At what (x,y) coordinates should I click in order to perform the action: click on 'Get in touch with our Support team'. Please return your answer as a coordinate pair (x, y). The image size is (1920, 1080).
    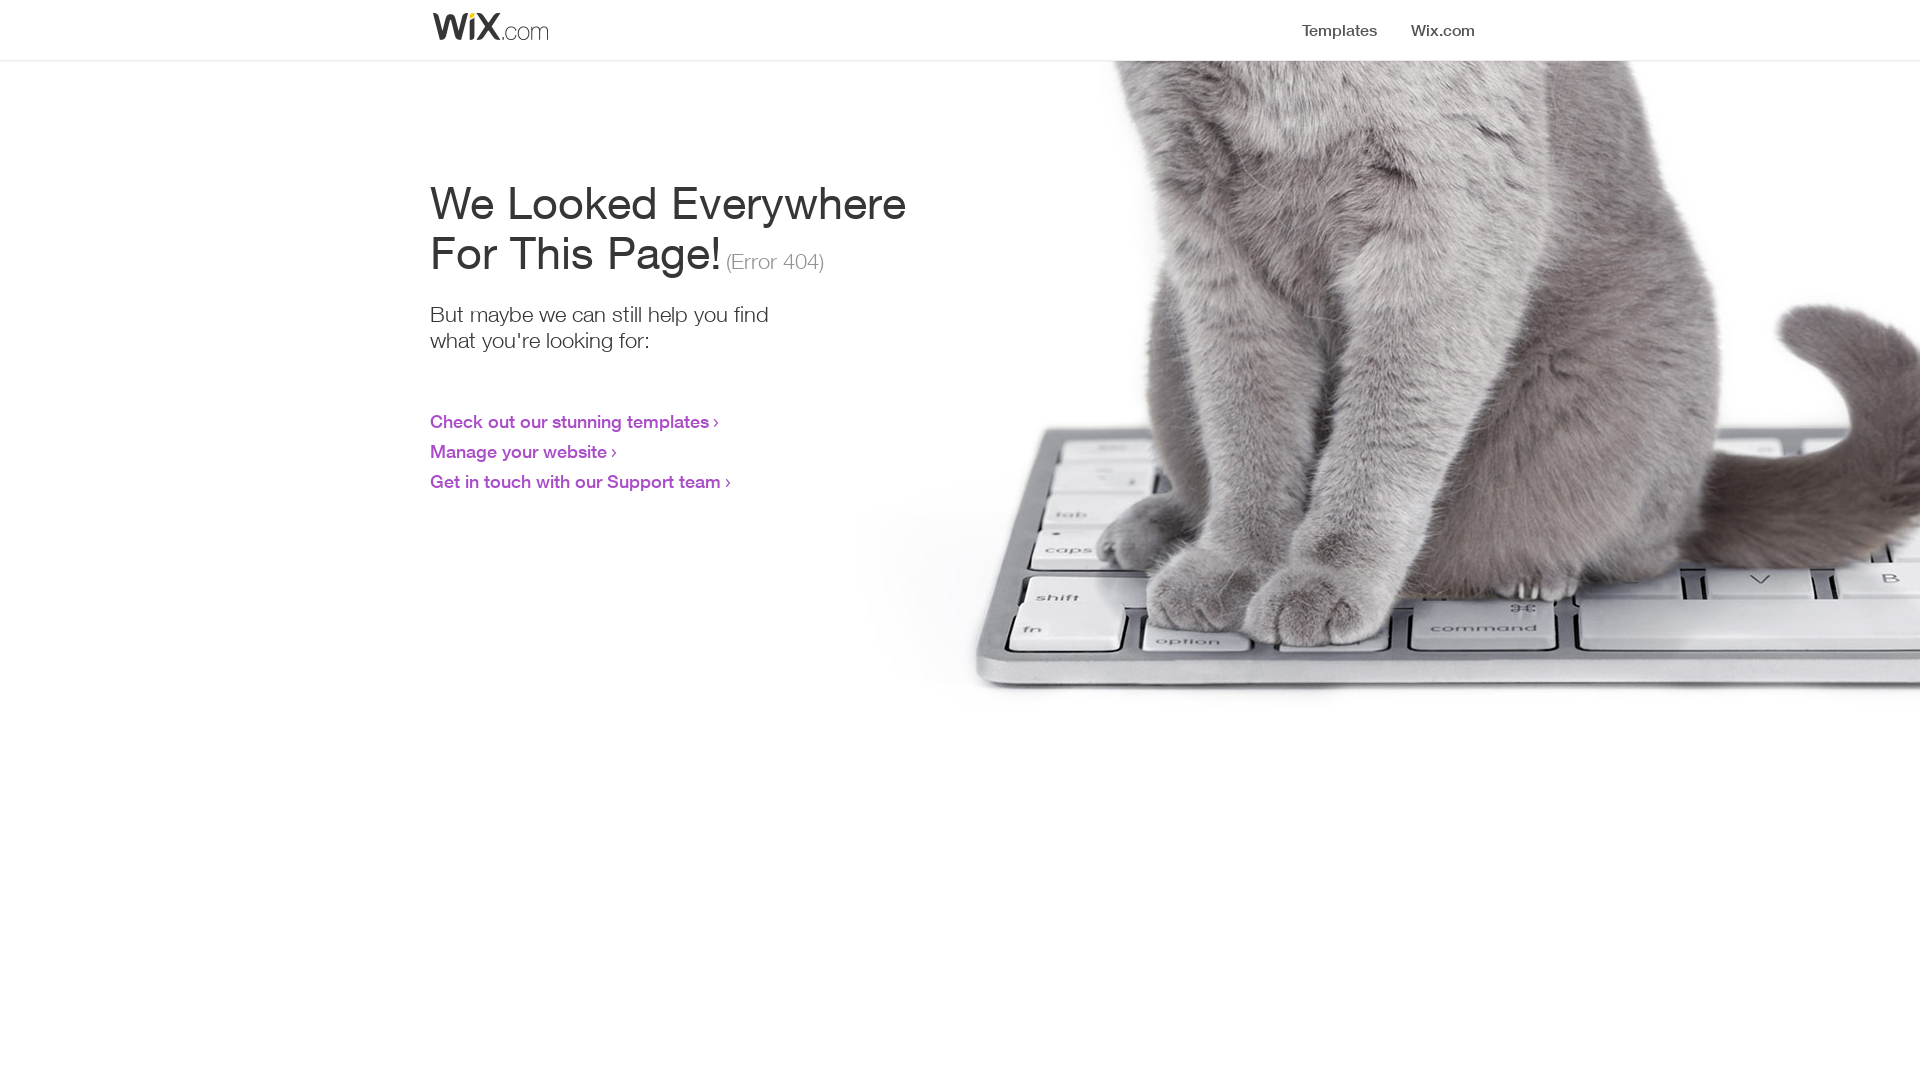
    Looking at the image, I should click on (574, 481).